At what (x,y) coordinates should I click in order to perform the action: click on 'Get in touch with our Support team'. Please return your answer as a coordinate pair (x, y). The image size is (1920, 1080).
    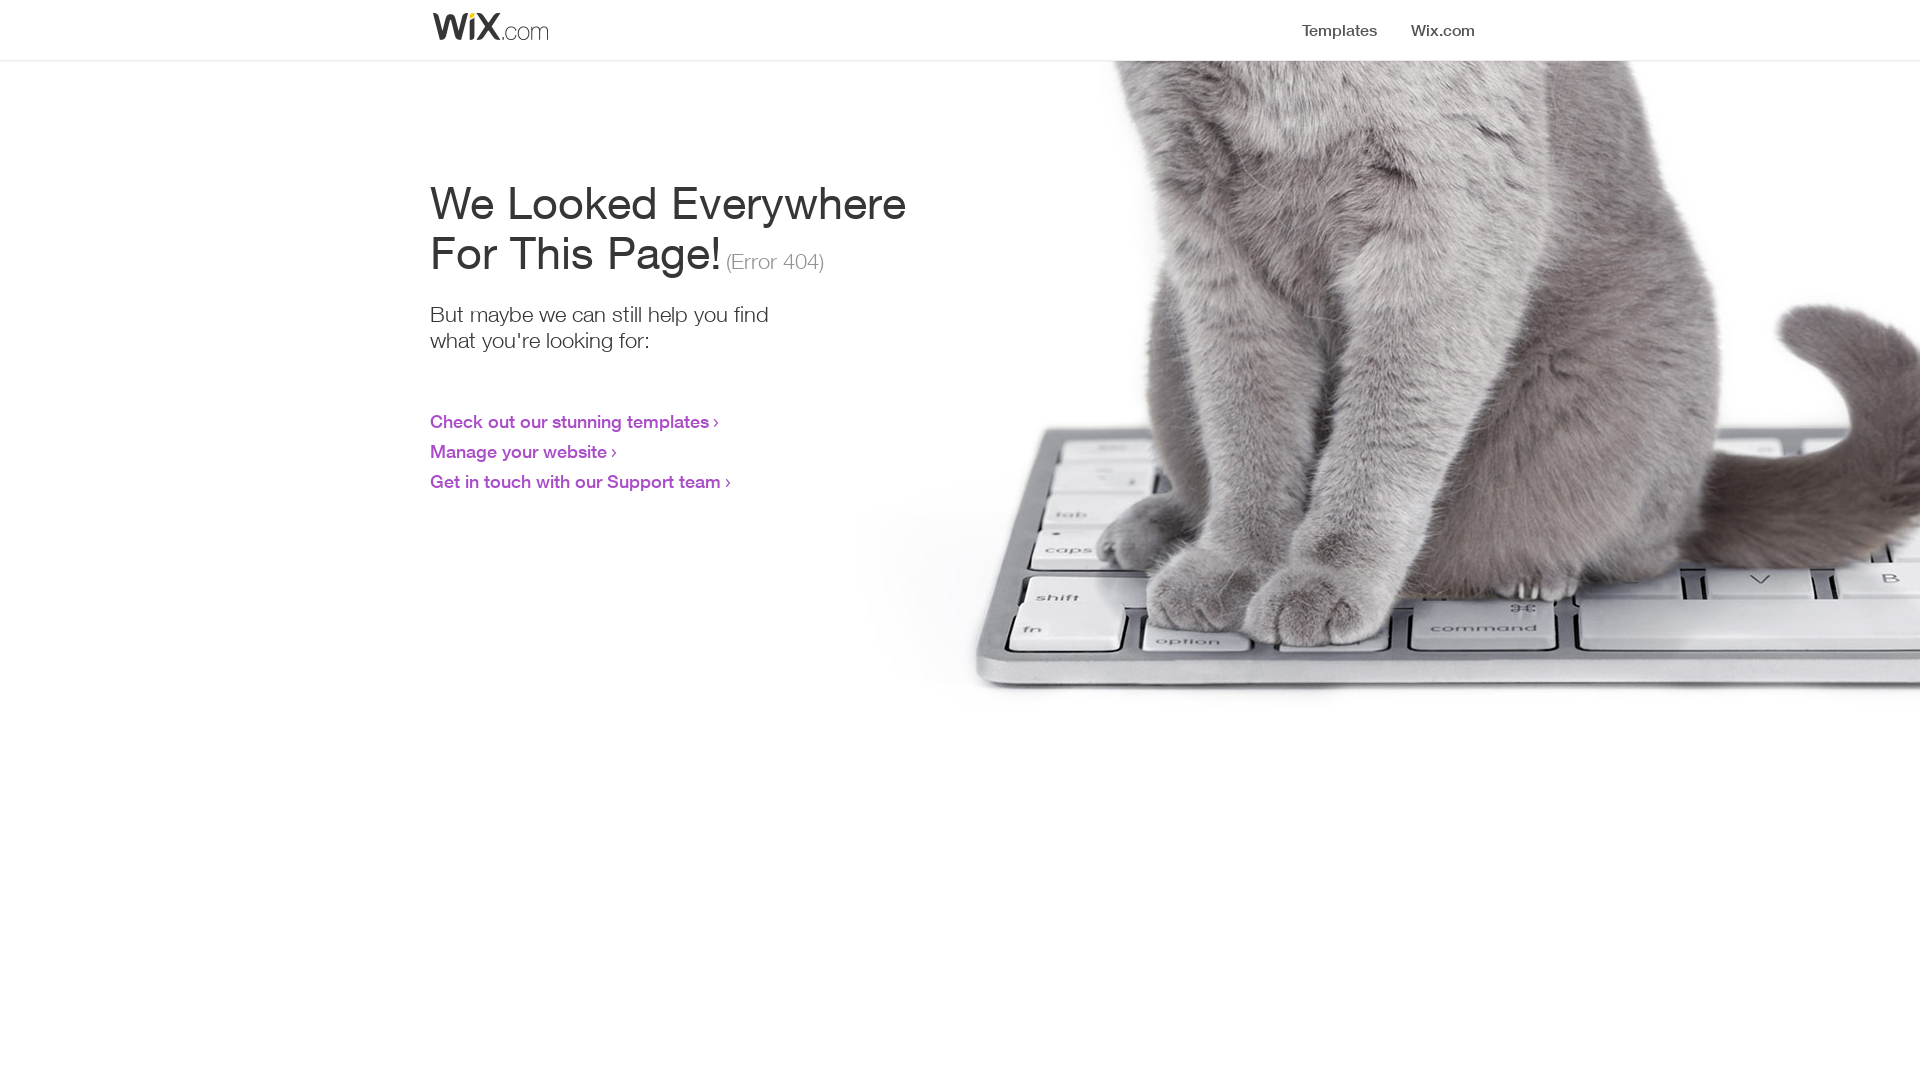
    Looking at the image, I should click on (574, 481).